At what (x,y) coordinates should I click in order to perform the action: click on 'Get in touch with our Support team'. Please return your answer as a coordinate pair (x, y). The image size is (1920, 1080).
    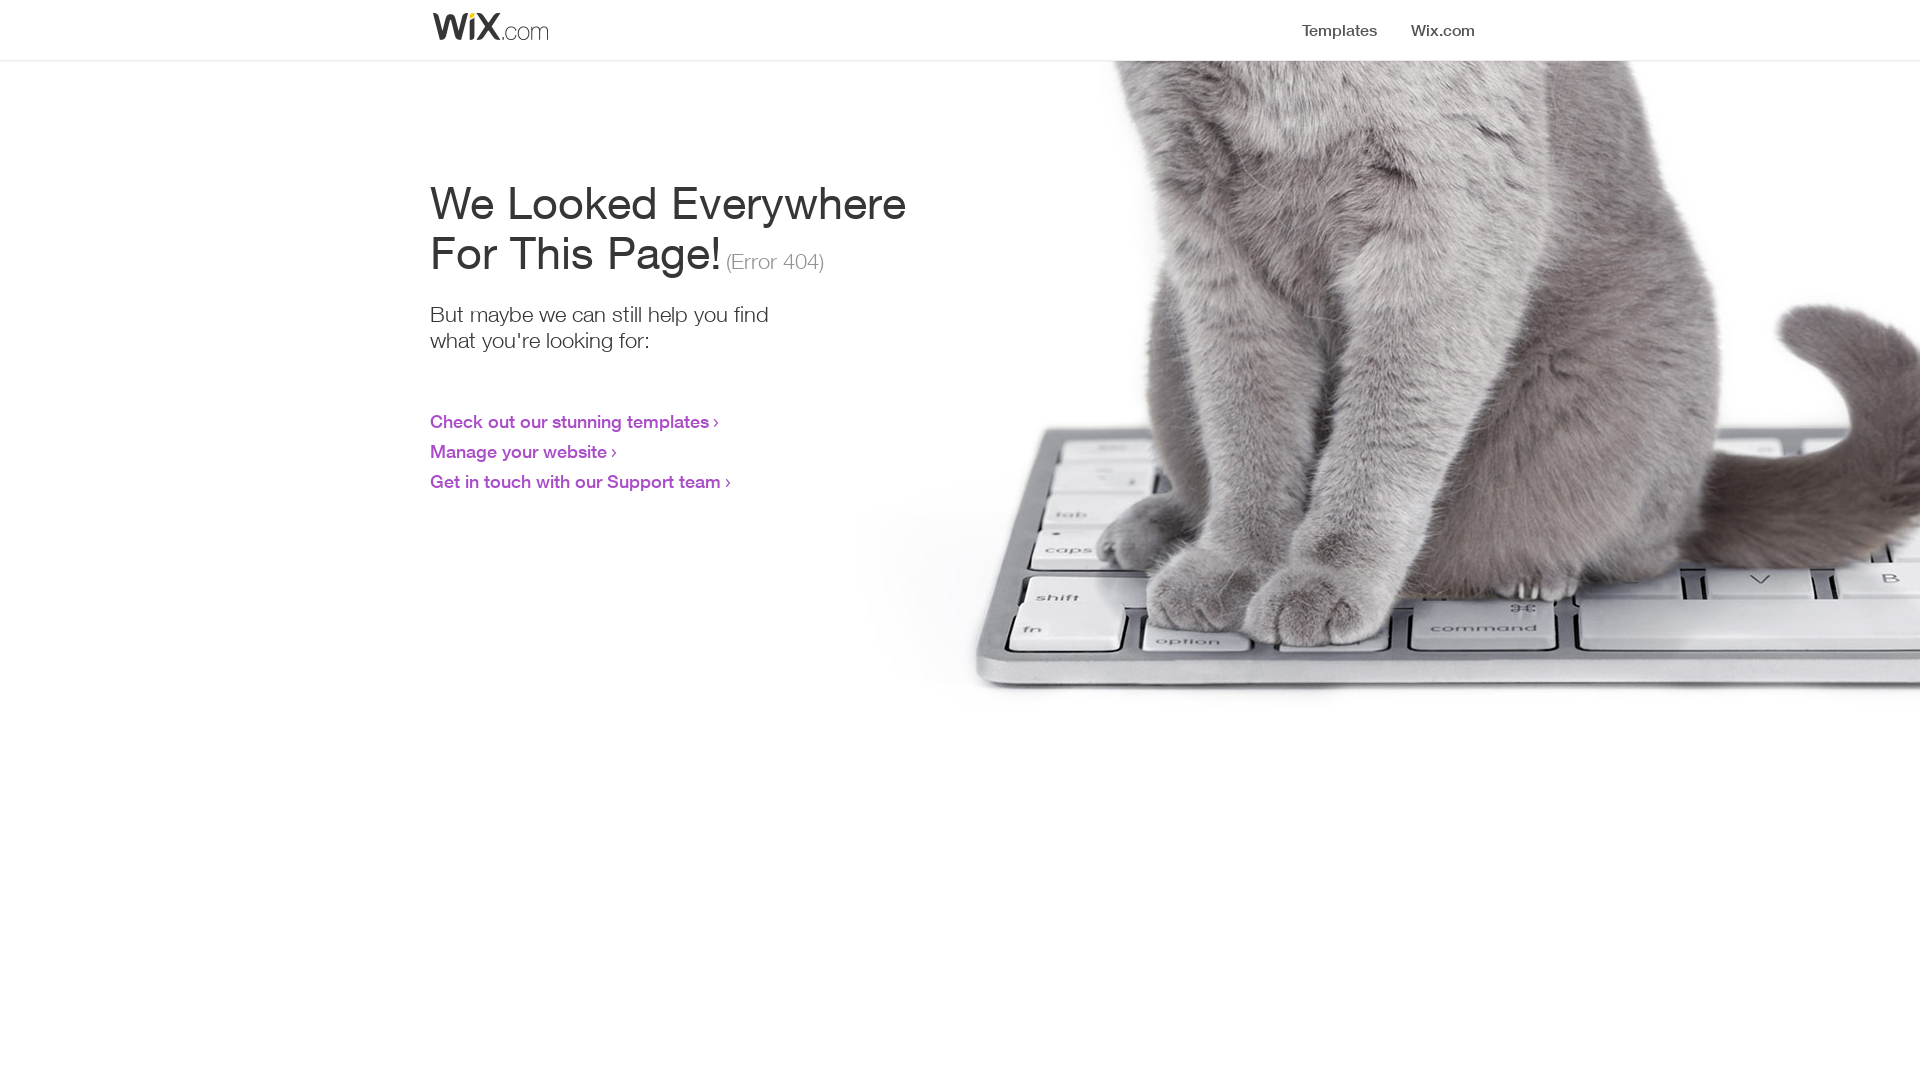
    Looking at the image, I should click on (574, 481).